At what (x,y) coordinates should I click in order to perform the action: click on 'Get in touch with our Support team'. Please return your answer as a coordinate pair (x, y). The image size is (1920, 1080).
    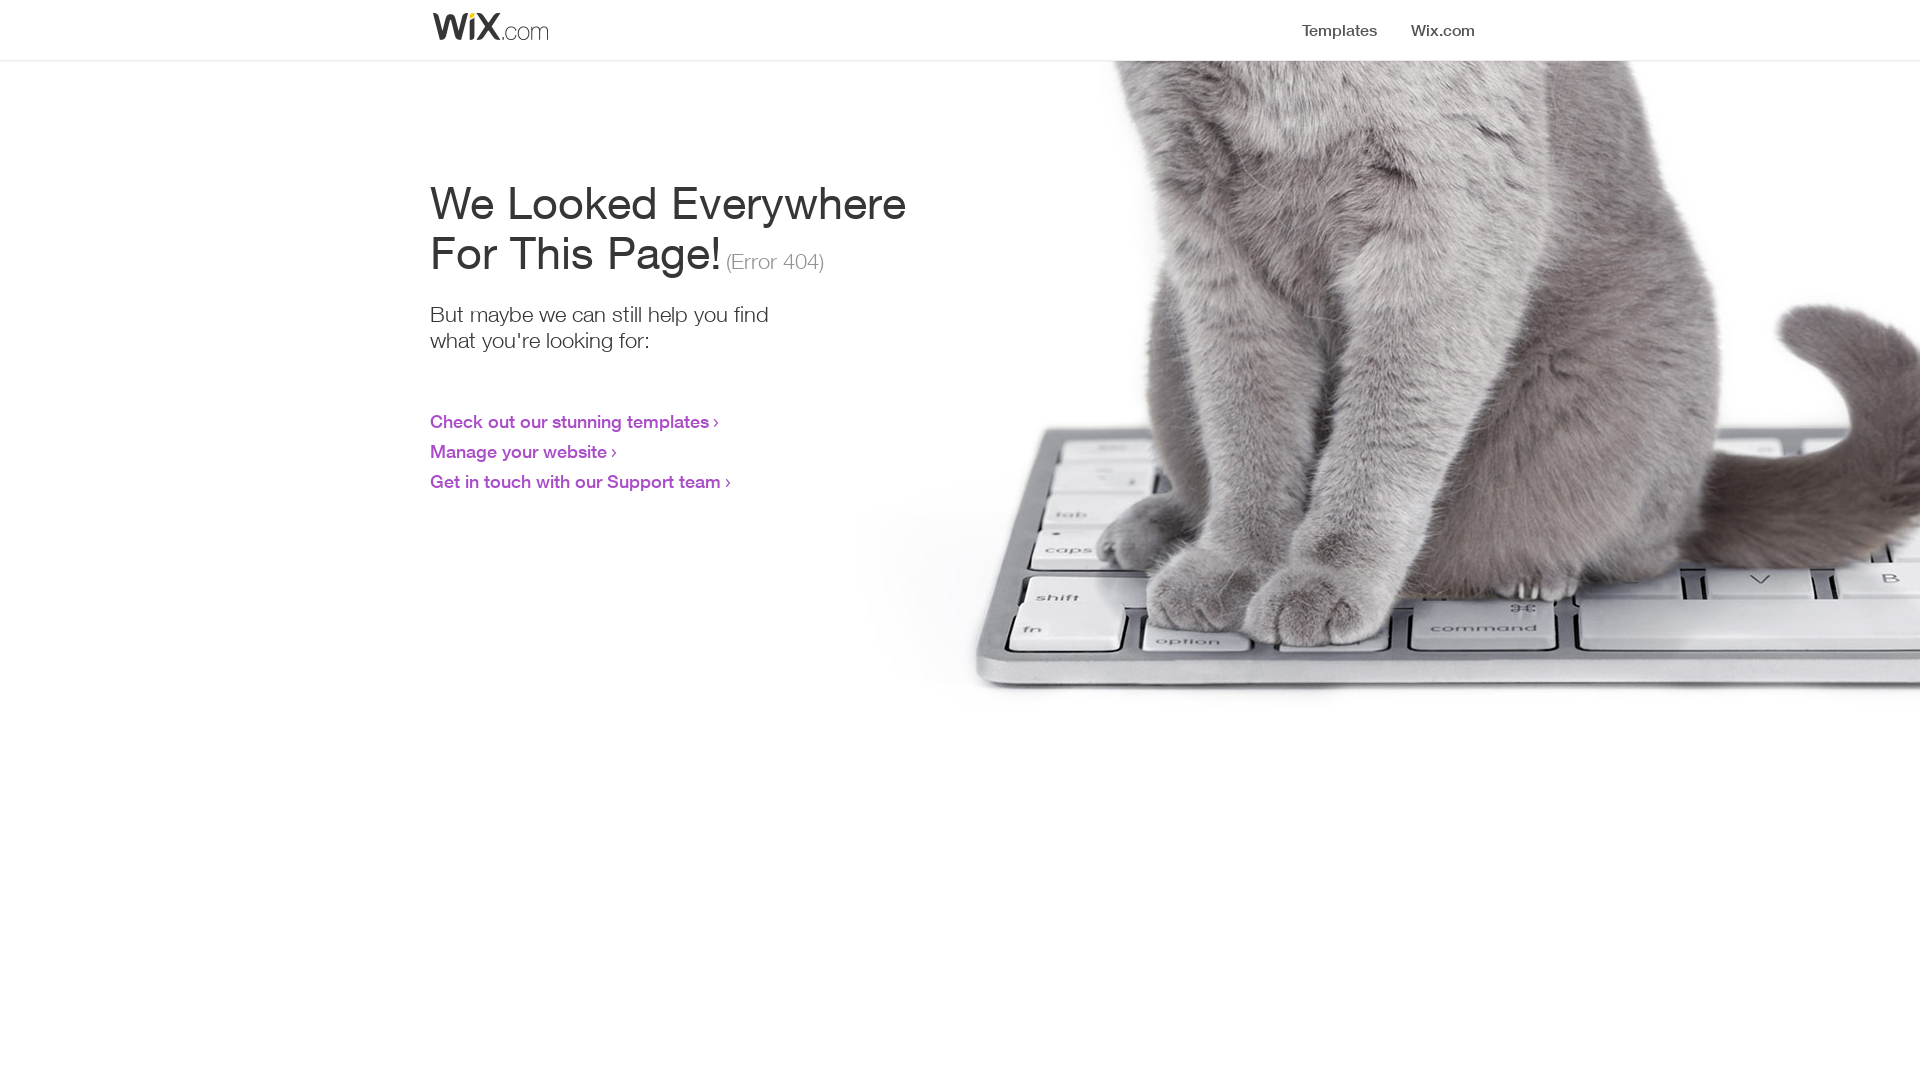
    Looking at the image, I should click on (574, 481).